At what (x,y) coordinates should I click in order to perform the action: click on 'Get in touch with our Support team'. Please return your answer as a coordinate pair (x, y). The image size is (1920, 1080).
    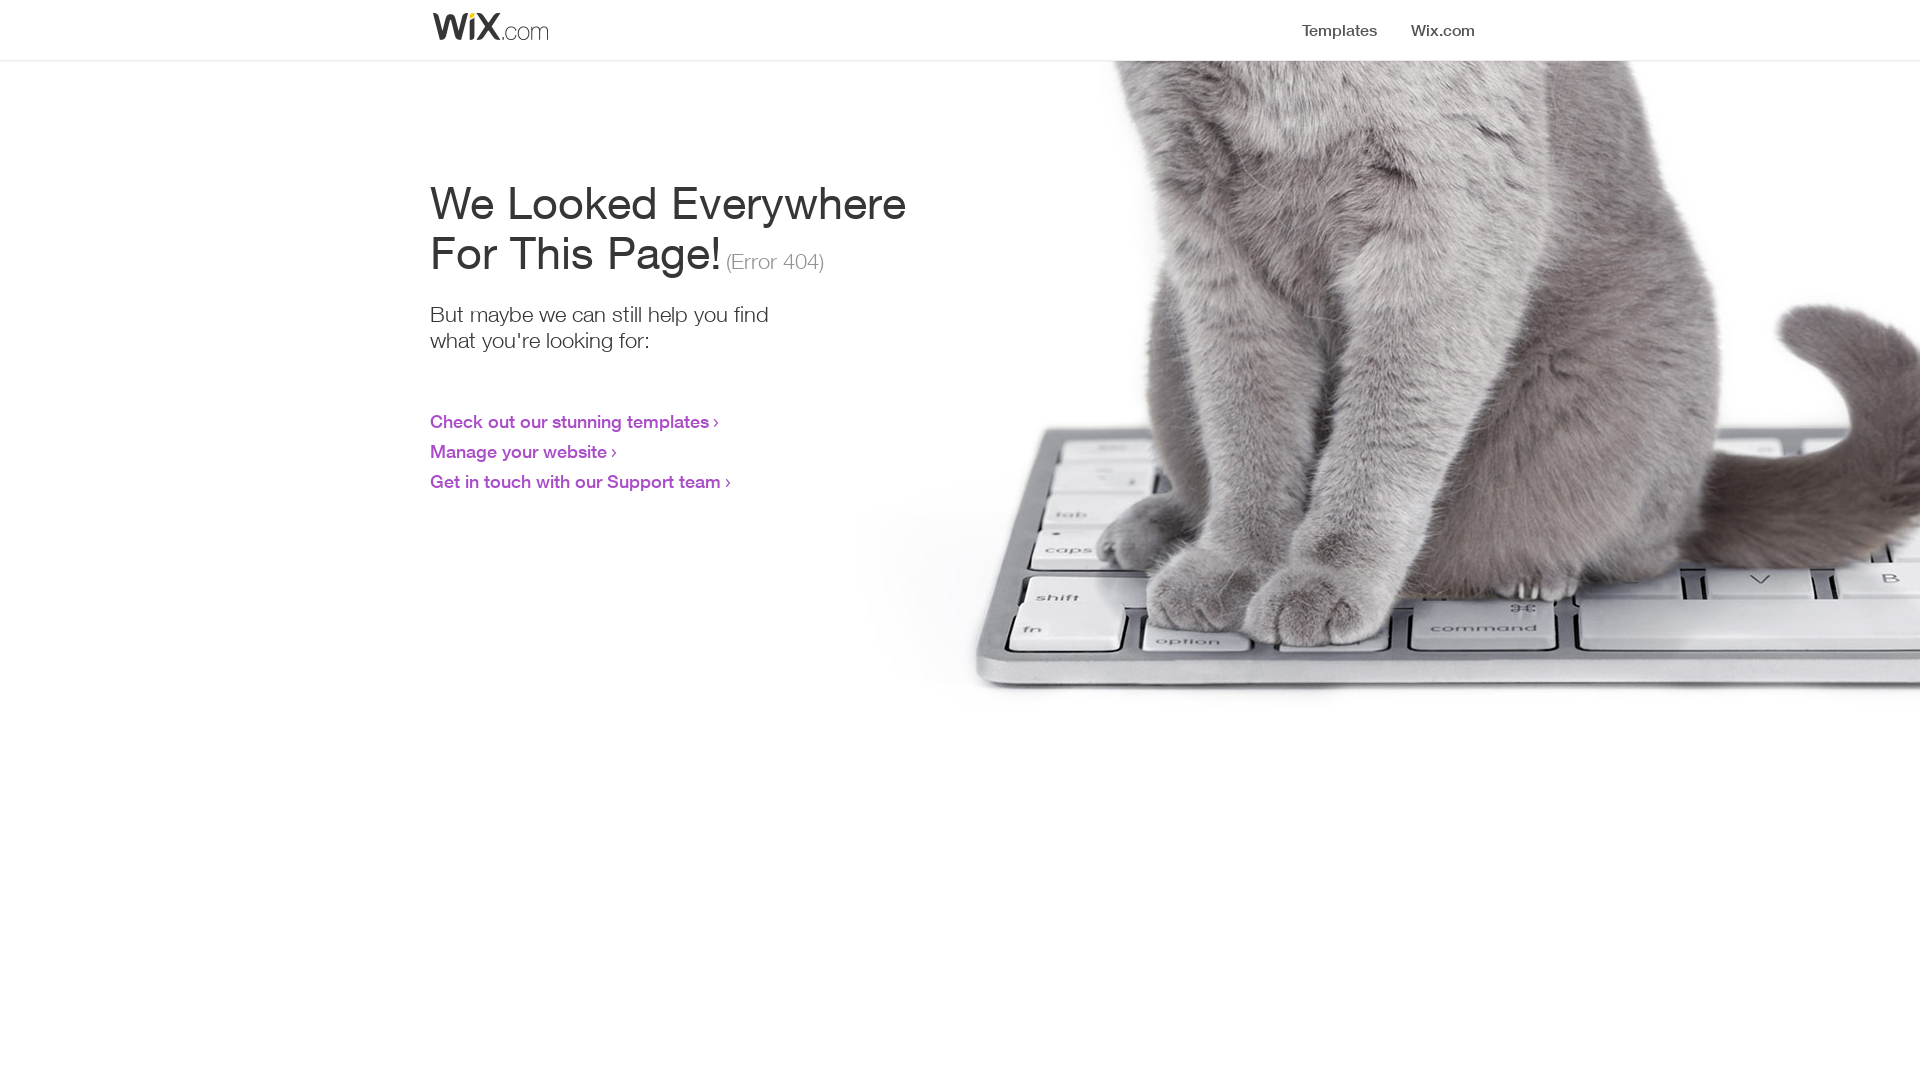
    Looking at the image, I should click on (574, 481).